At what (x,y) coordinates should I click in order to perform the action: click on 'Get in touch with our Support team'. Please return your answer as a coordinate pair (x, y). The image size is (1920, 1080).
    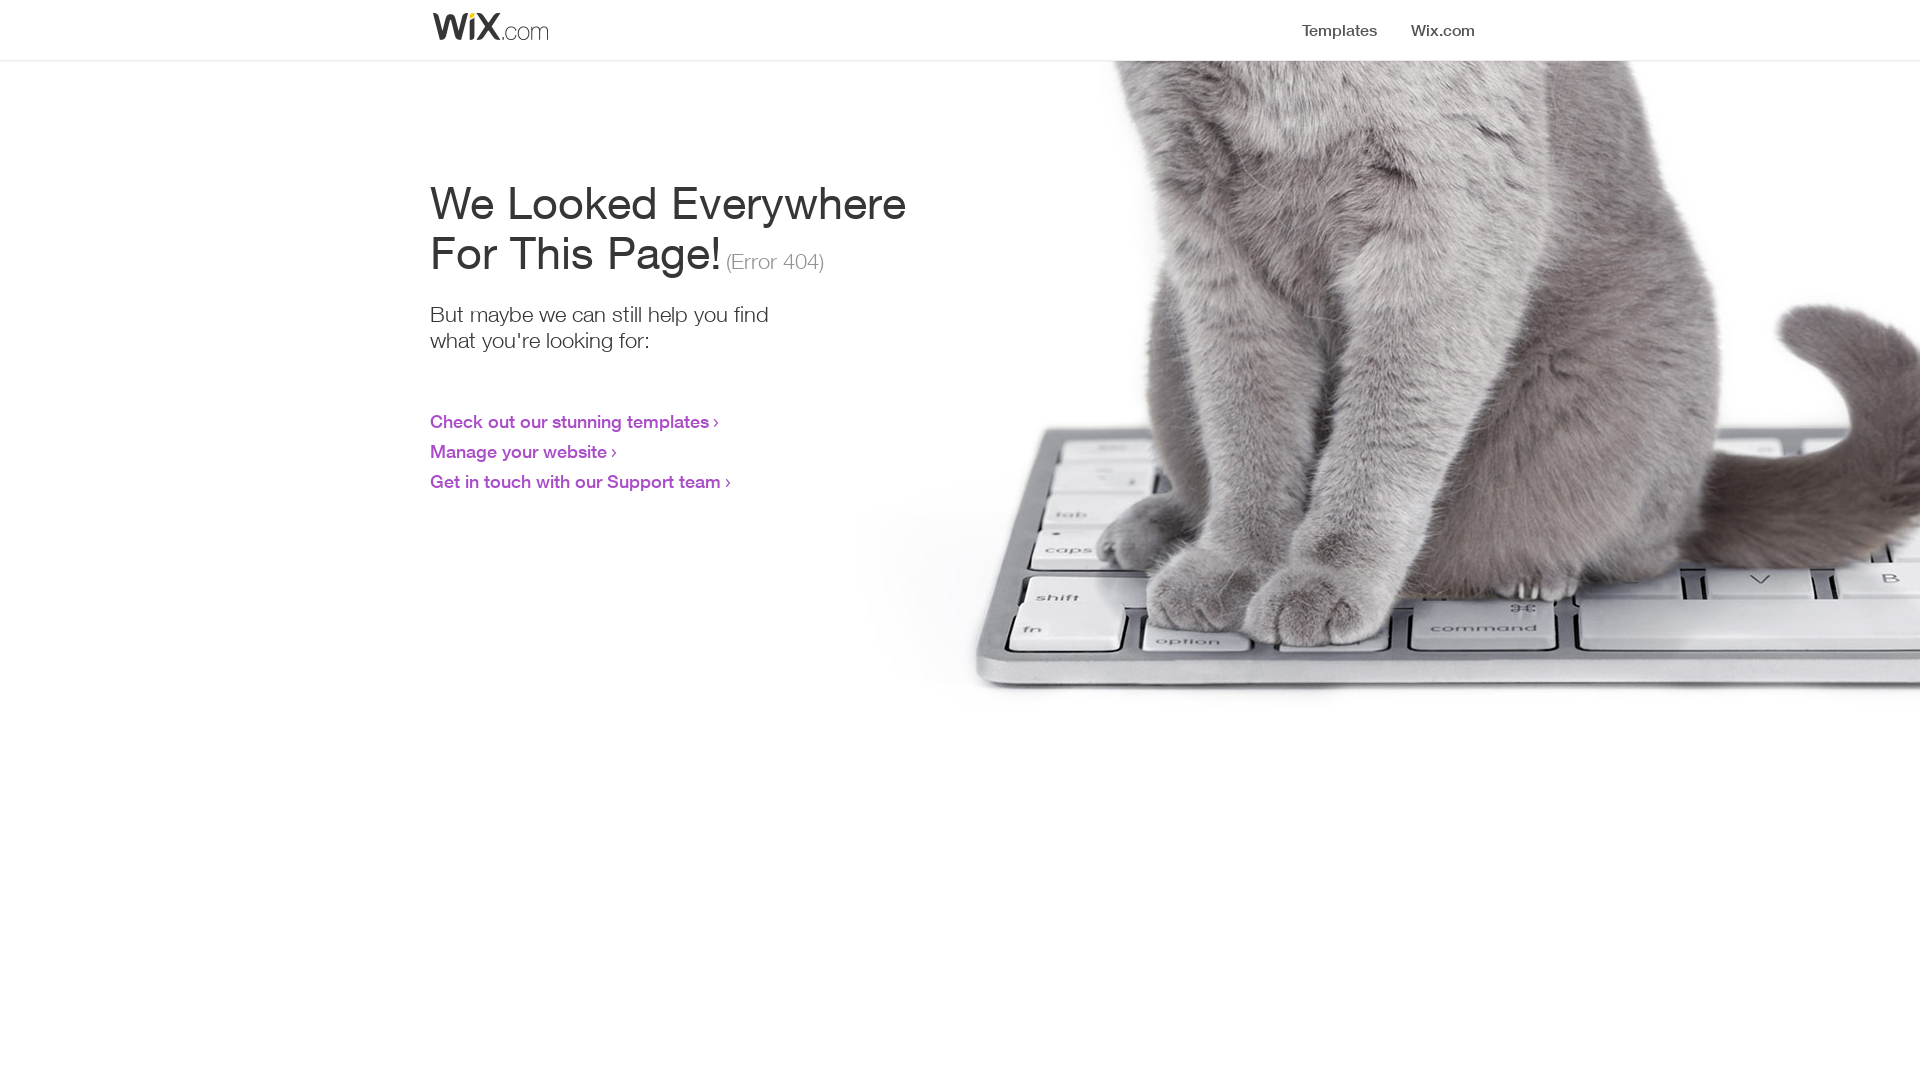
    Looking at the image, I should click on (574, 481).